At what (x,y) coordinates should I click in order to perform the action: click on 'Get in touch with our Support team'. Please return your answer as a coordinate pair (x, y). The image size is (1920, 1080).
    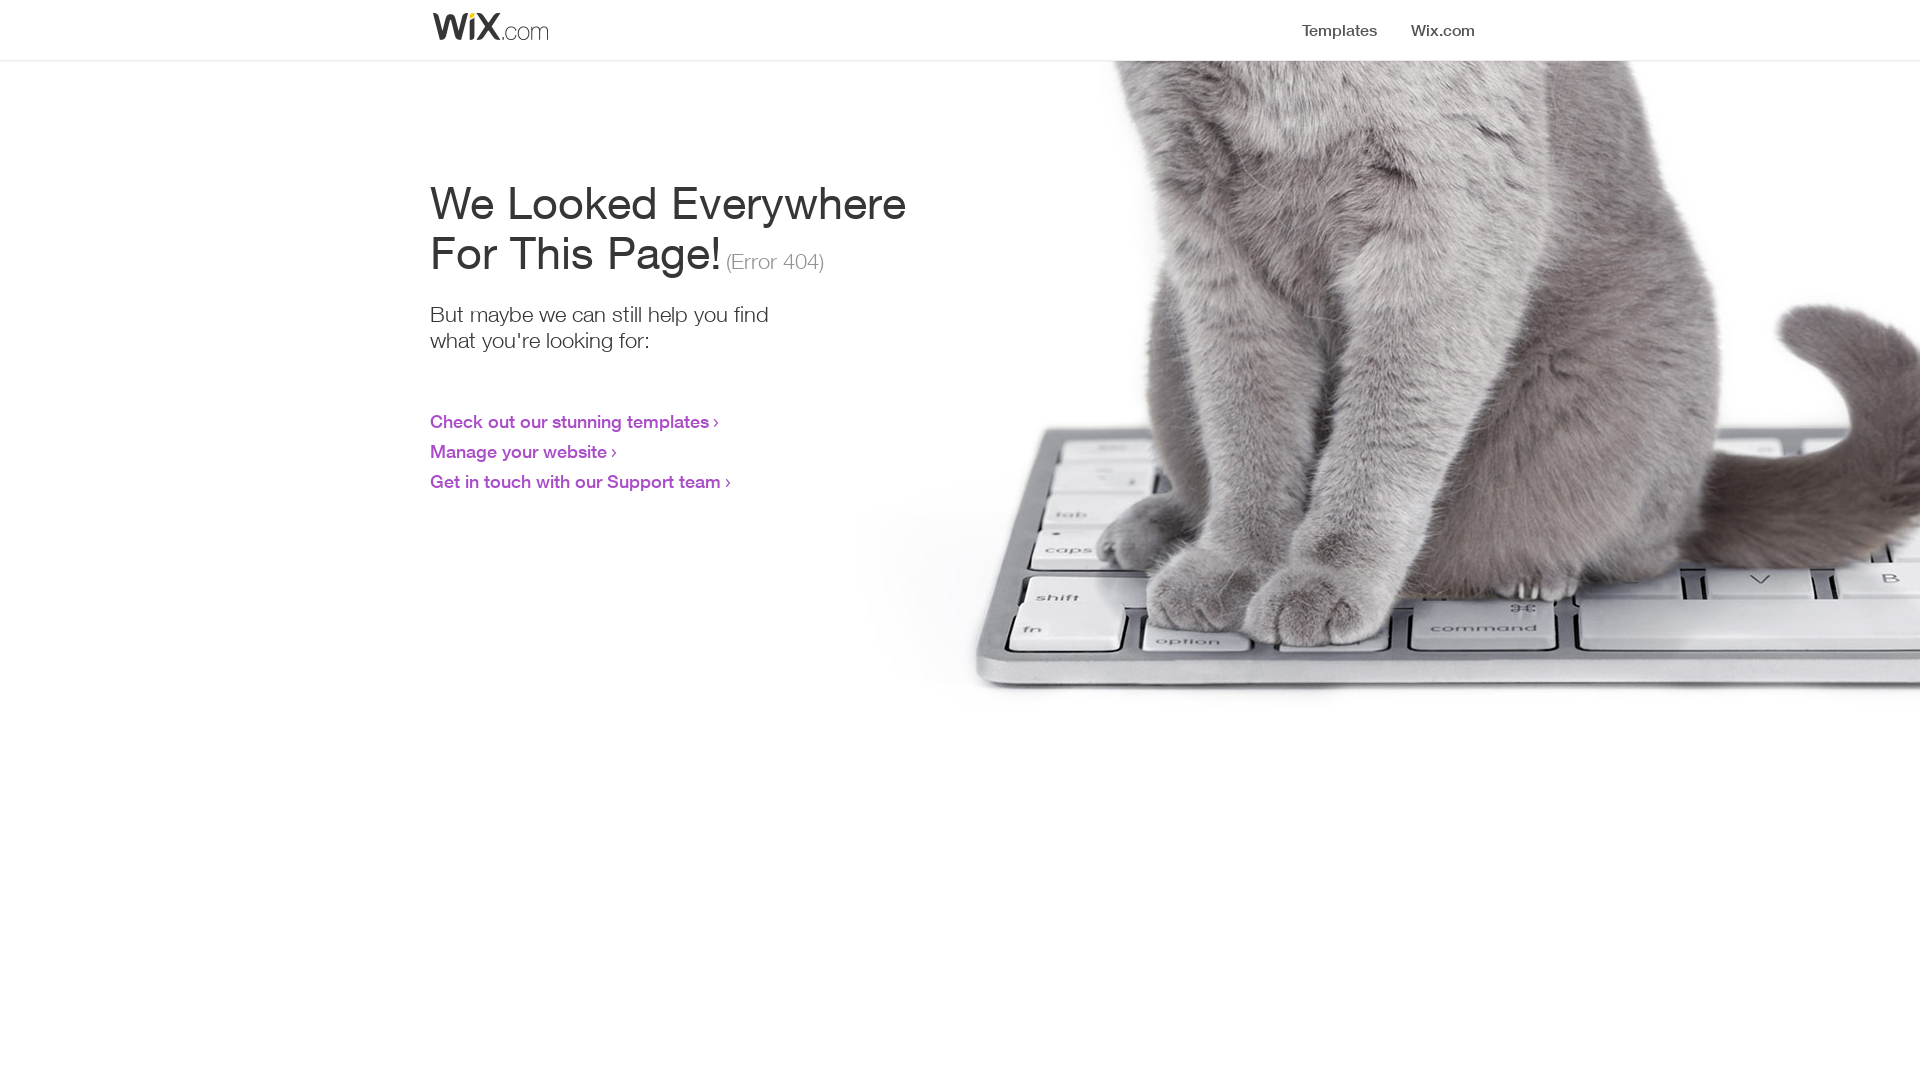
    Looking at the image, I should click on (574, 481).